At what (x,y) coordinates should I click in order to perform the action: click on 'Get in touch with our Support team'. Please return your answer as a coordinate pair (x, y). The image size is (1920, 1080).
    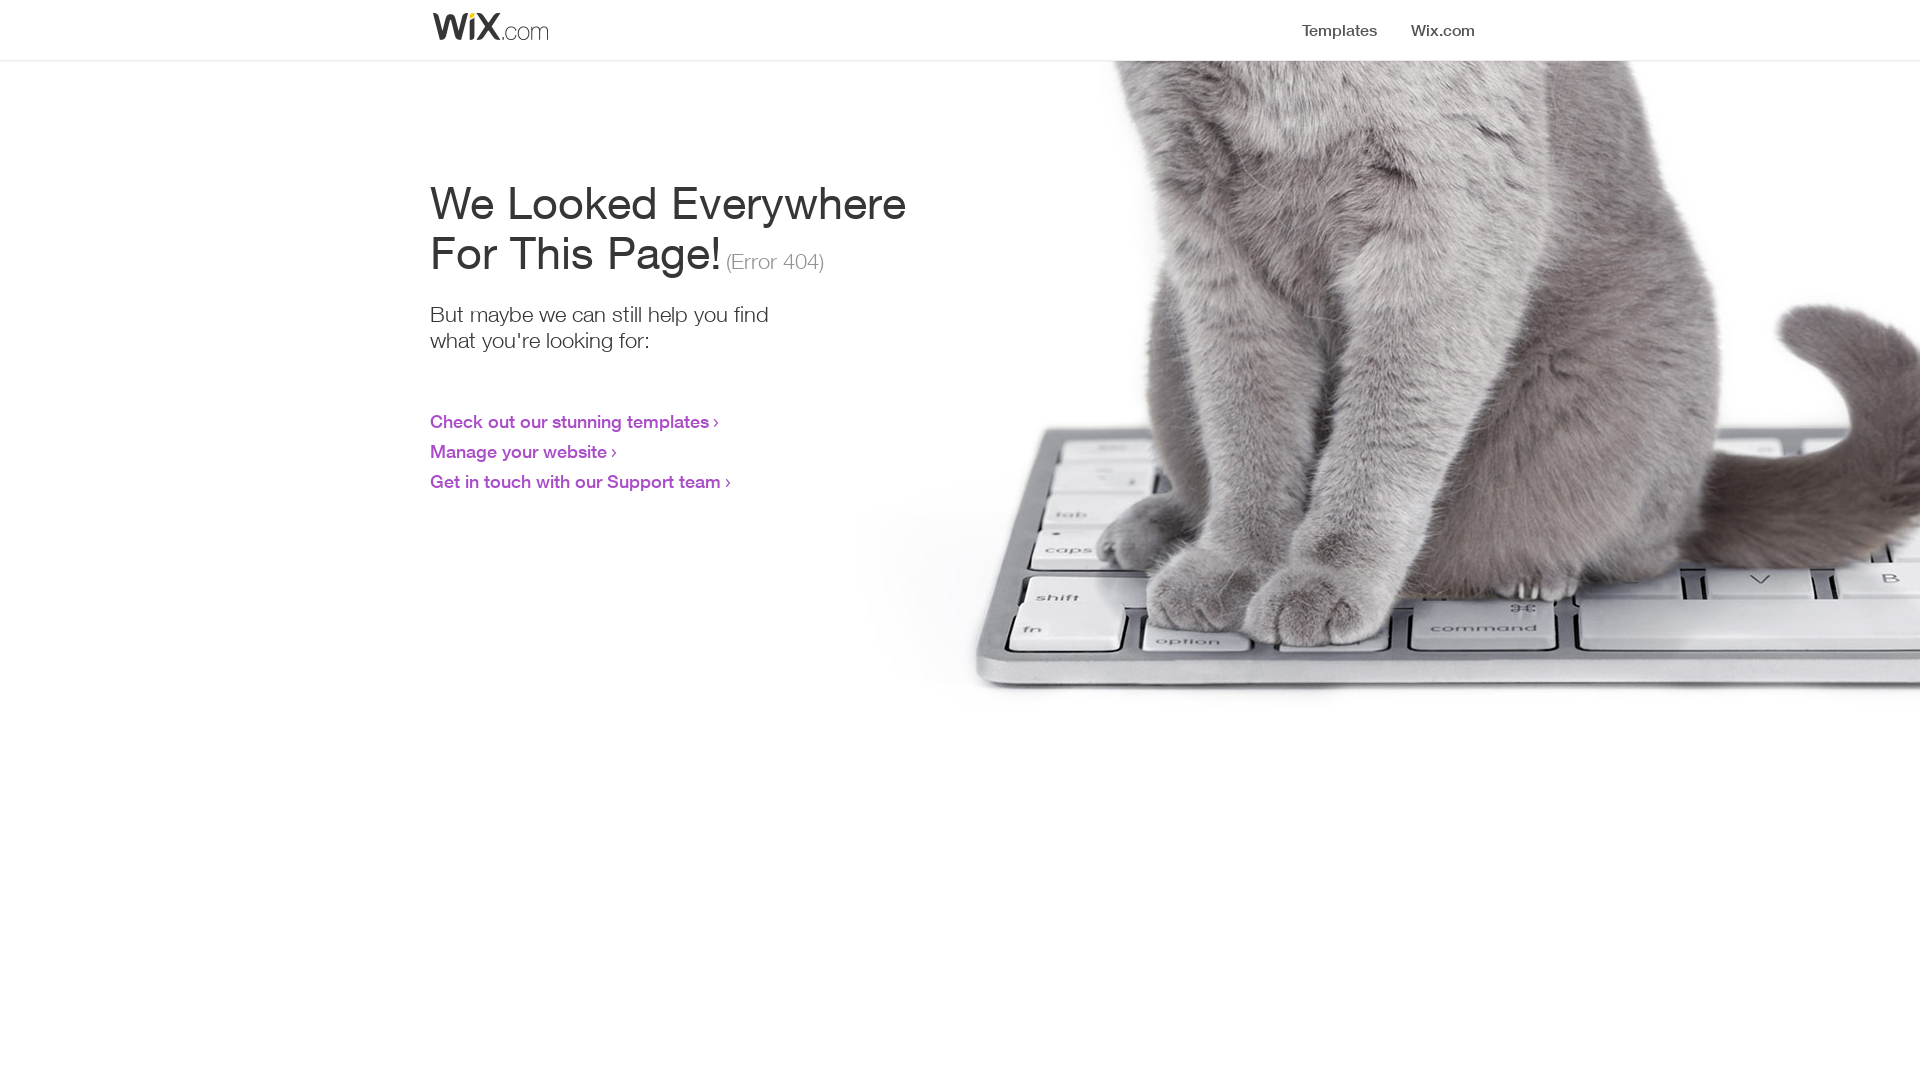
    Looking at the image, I should click on (574, 481).